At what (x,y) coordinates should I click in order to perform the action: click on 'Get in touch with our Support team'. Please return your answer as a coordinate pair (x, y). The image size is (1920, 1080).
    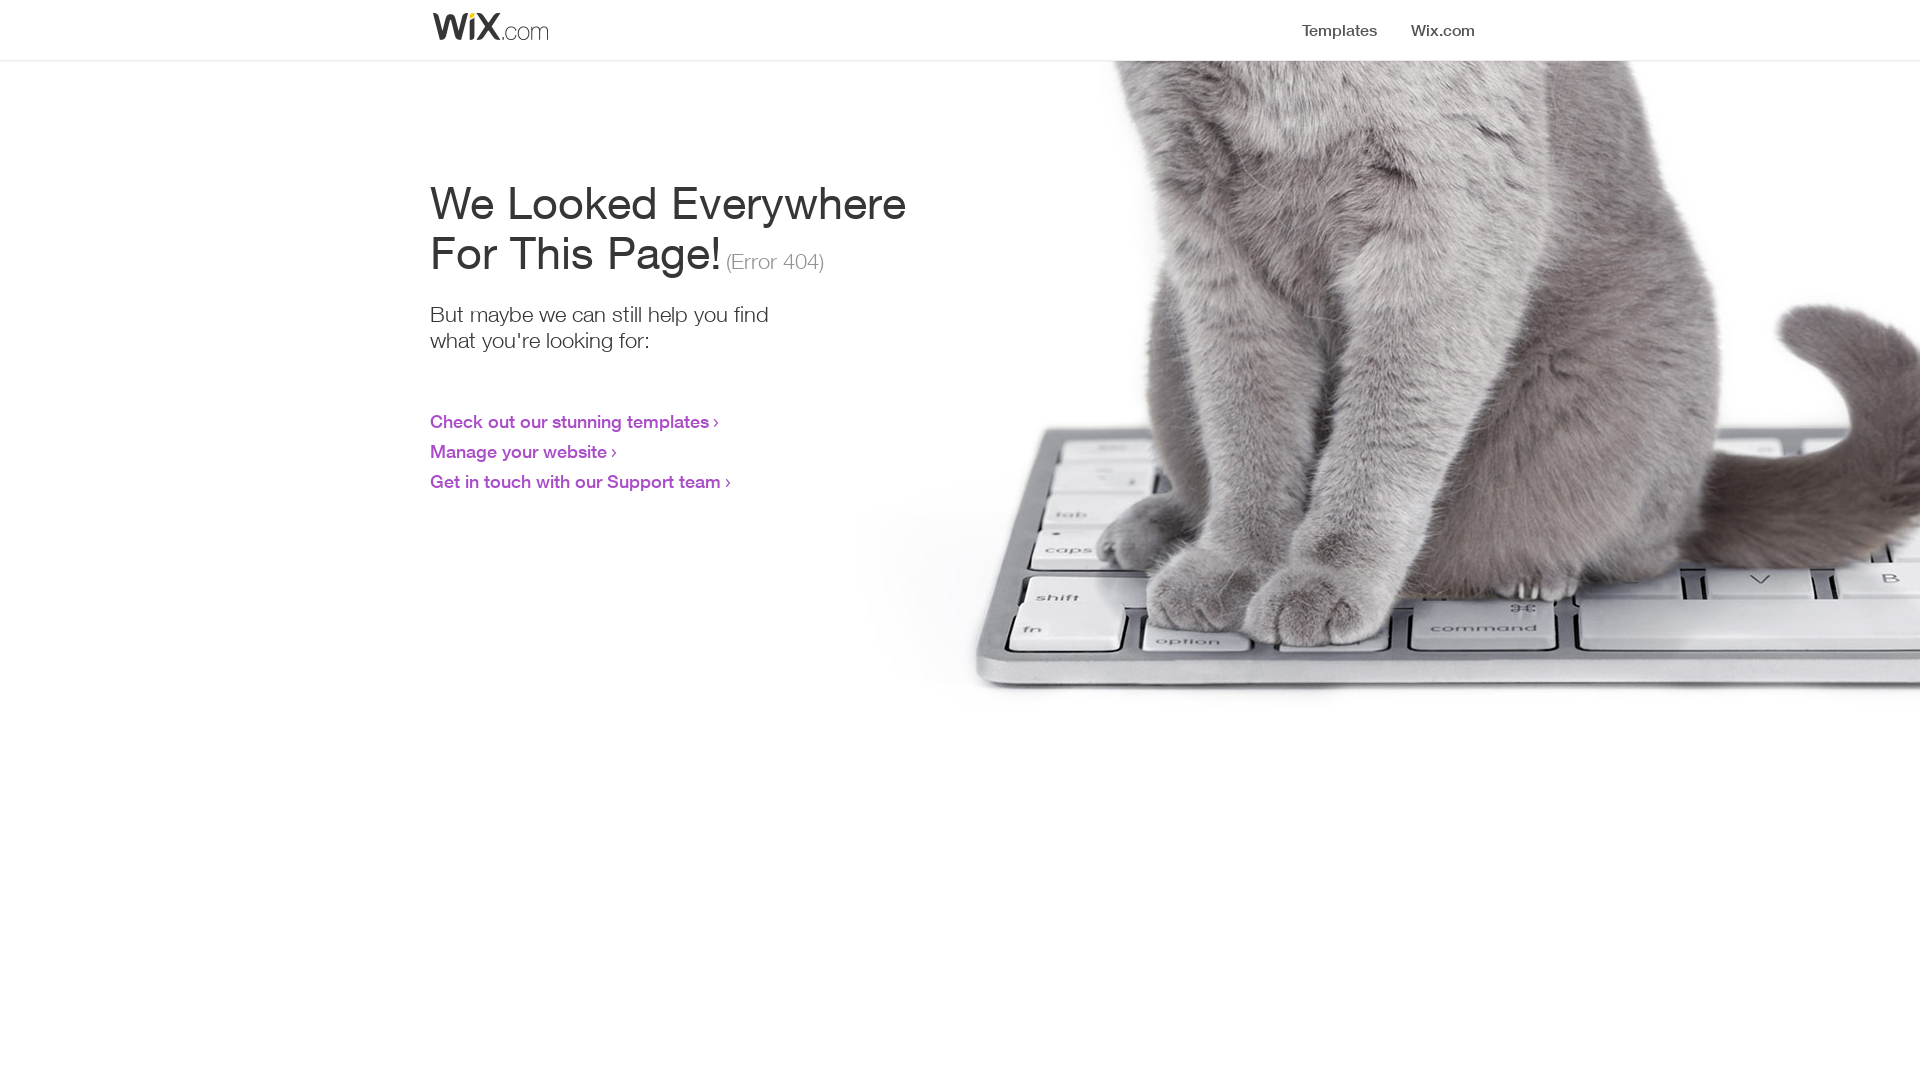
    Looking at the image, I should click on (574, 481).